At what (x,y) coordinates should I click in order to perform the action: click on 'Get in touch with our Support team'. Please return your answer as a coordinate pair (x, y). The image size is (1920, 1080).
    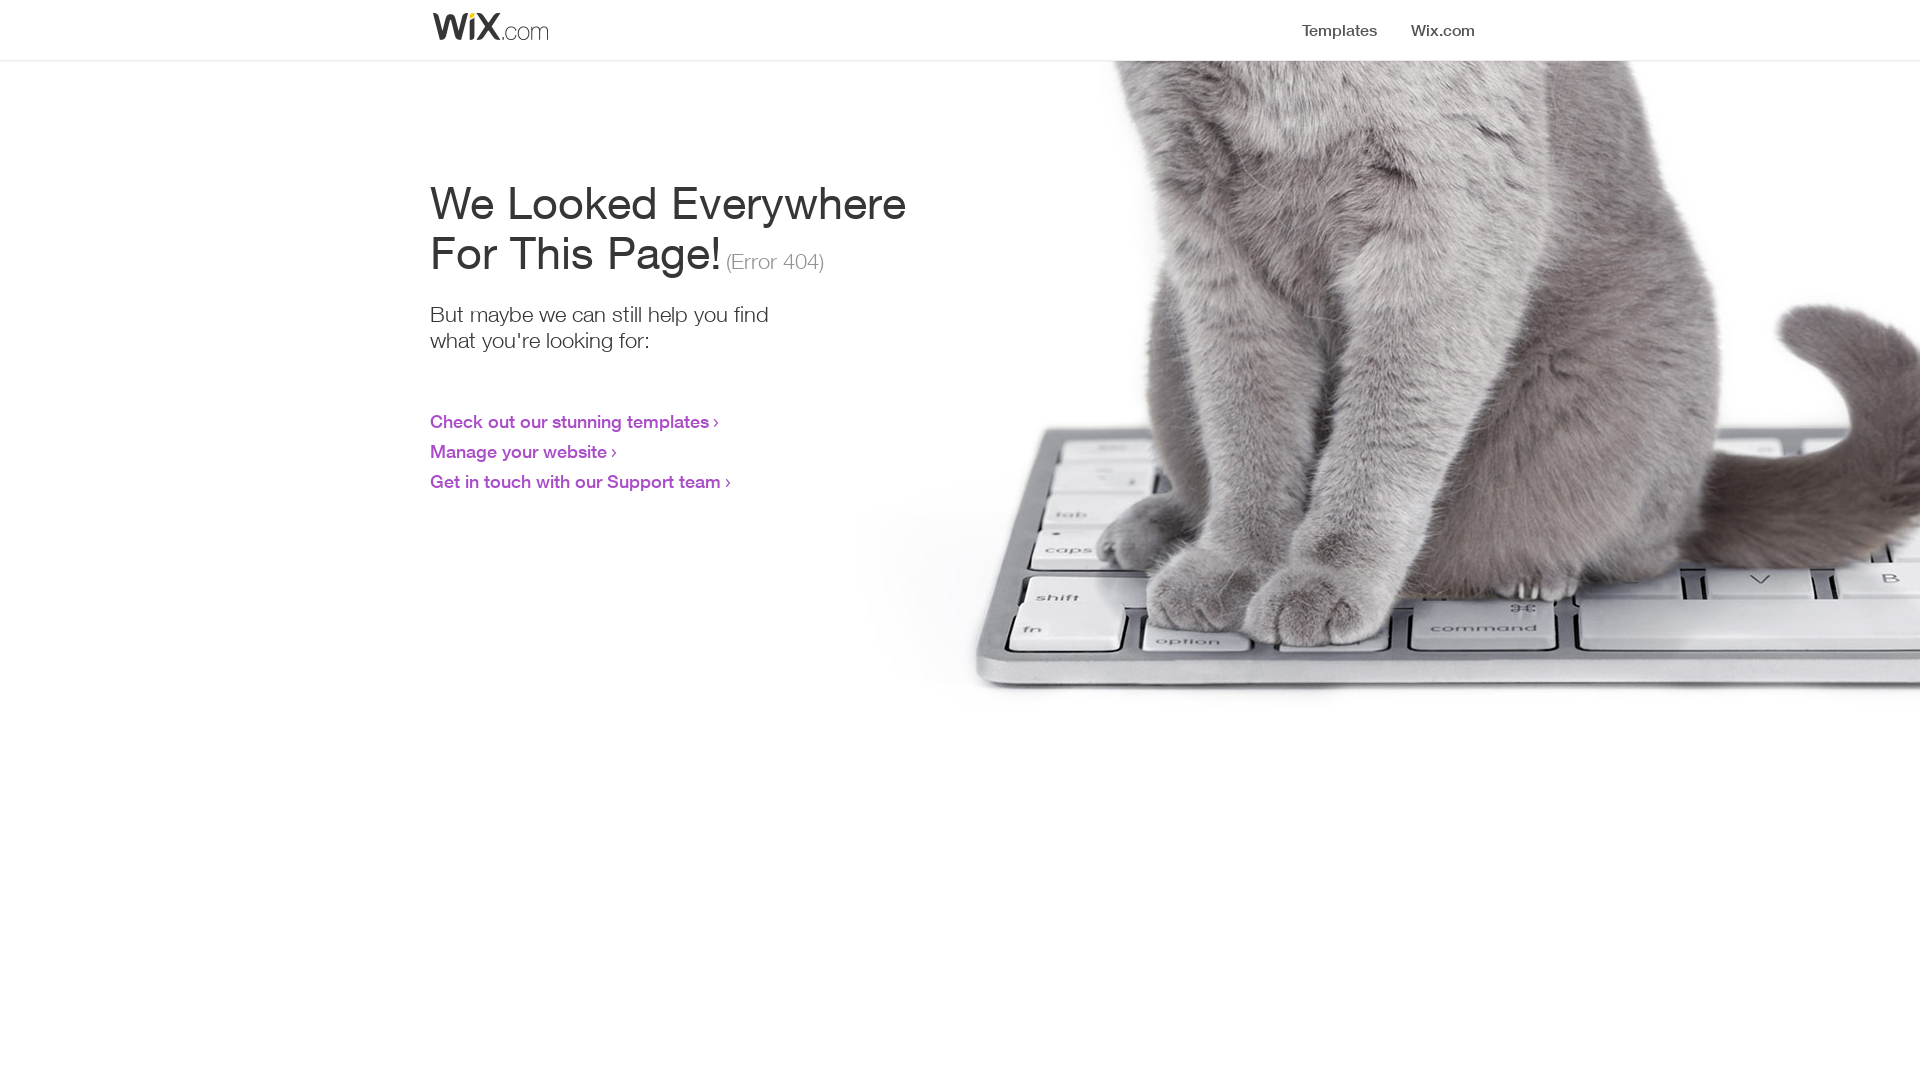
    Looking at the image, I should click on (574, 481).